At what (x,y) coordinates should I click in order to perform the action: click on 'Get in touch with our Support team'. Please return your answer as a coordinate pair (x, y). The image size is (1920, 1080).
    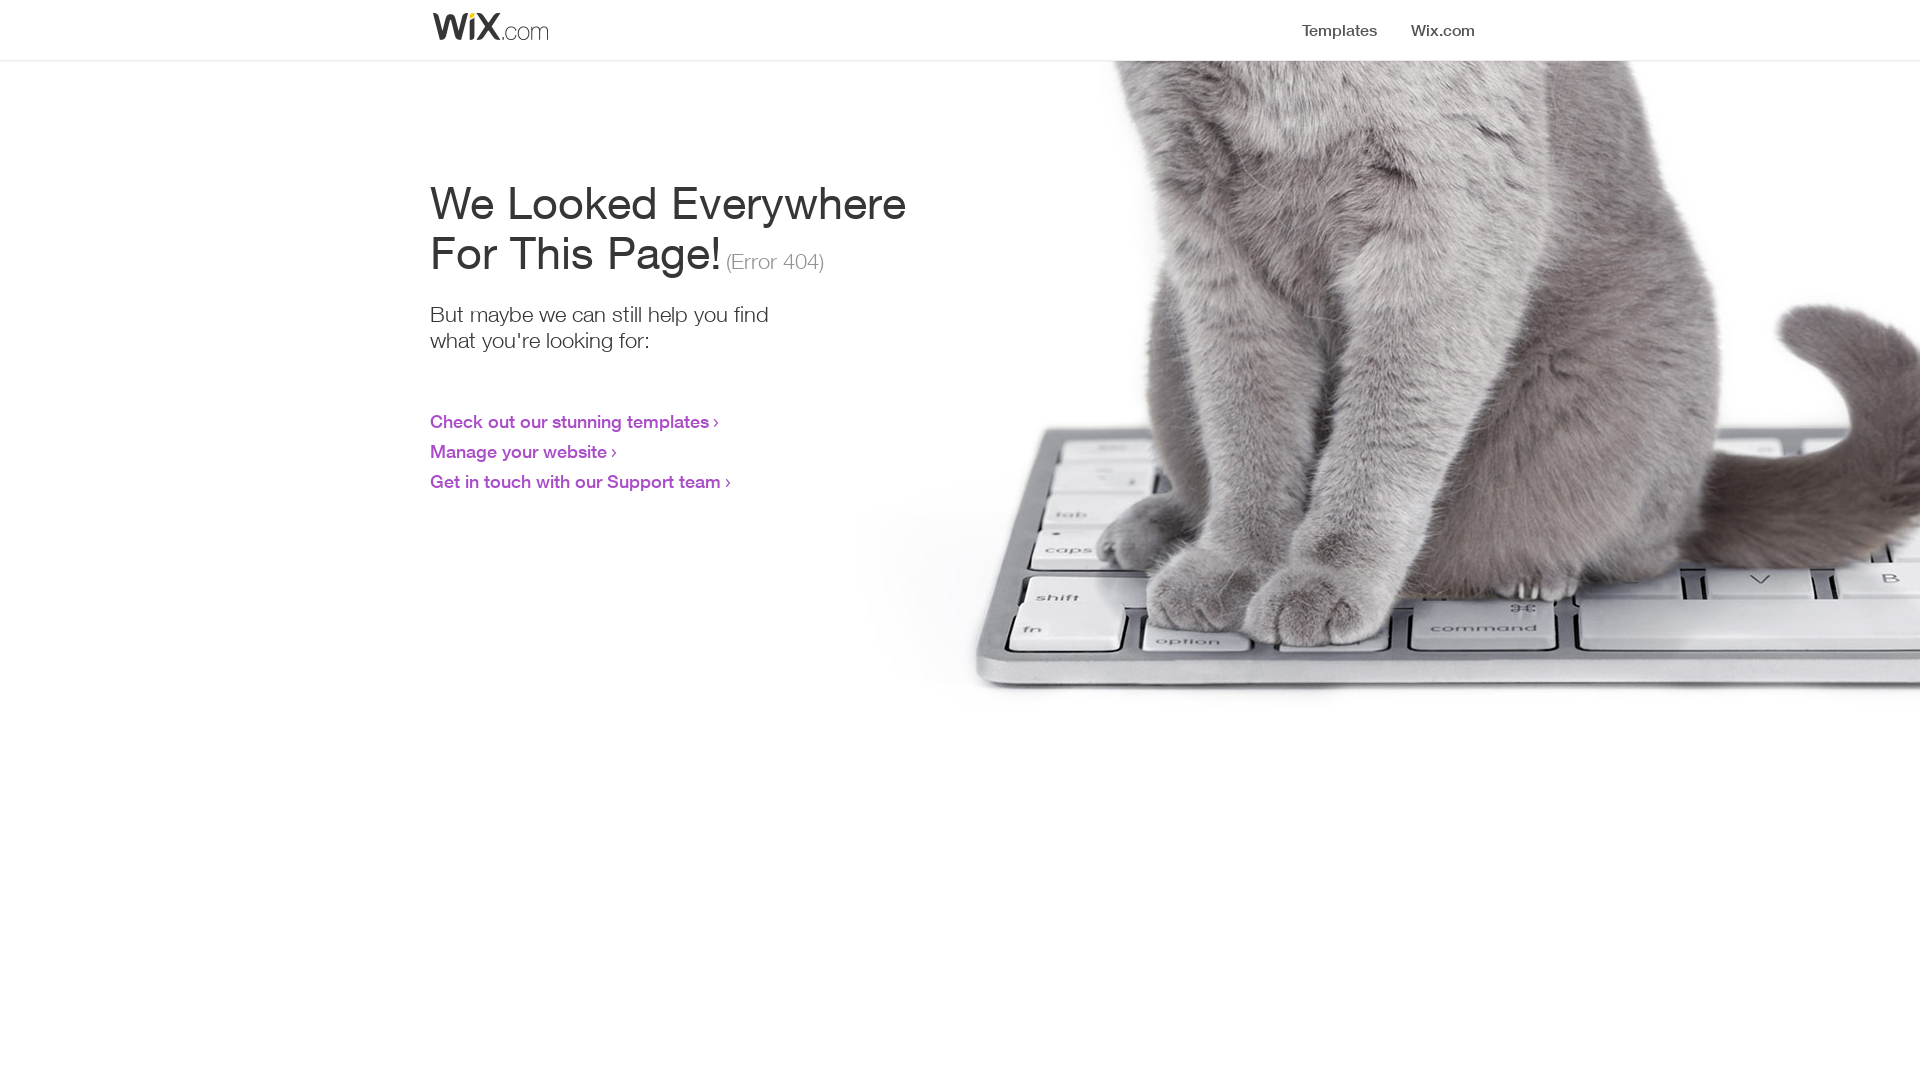
    Looking at the image, I should click on (574, 481).